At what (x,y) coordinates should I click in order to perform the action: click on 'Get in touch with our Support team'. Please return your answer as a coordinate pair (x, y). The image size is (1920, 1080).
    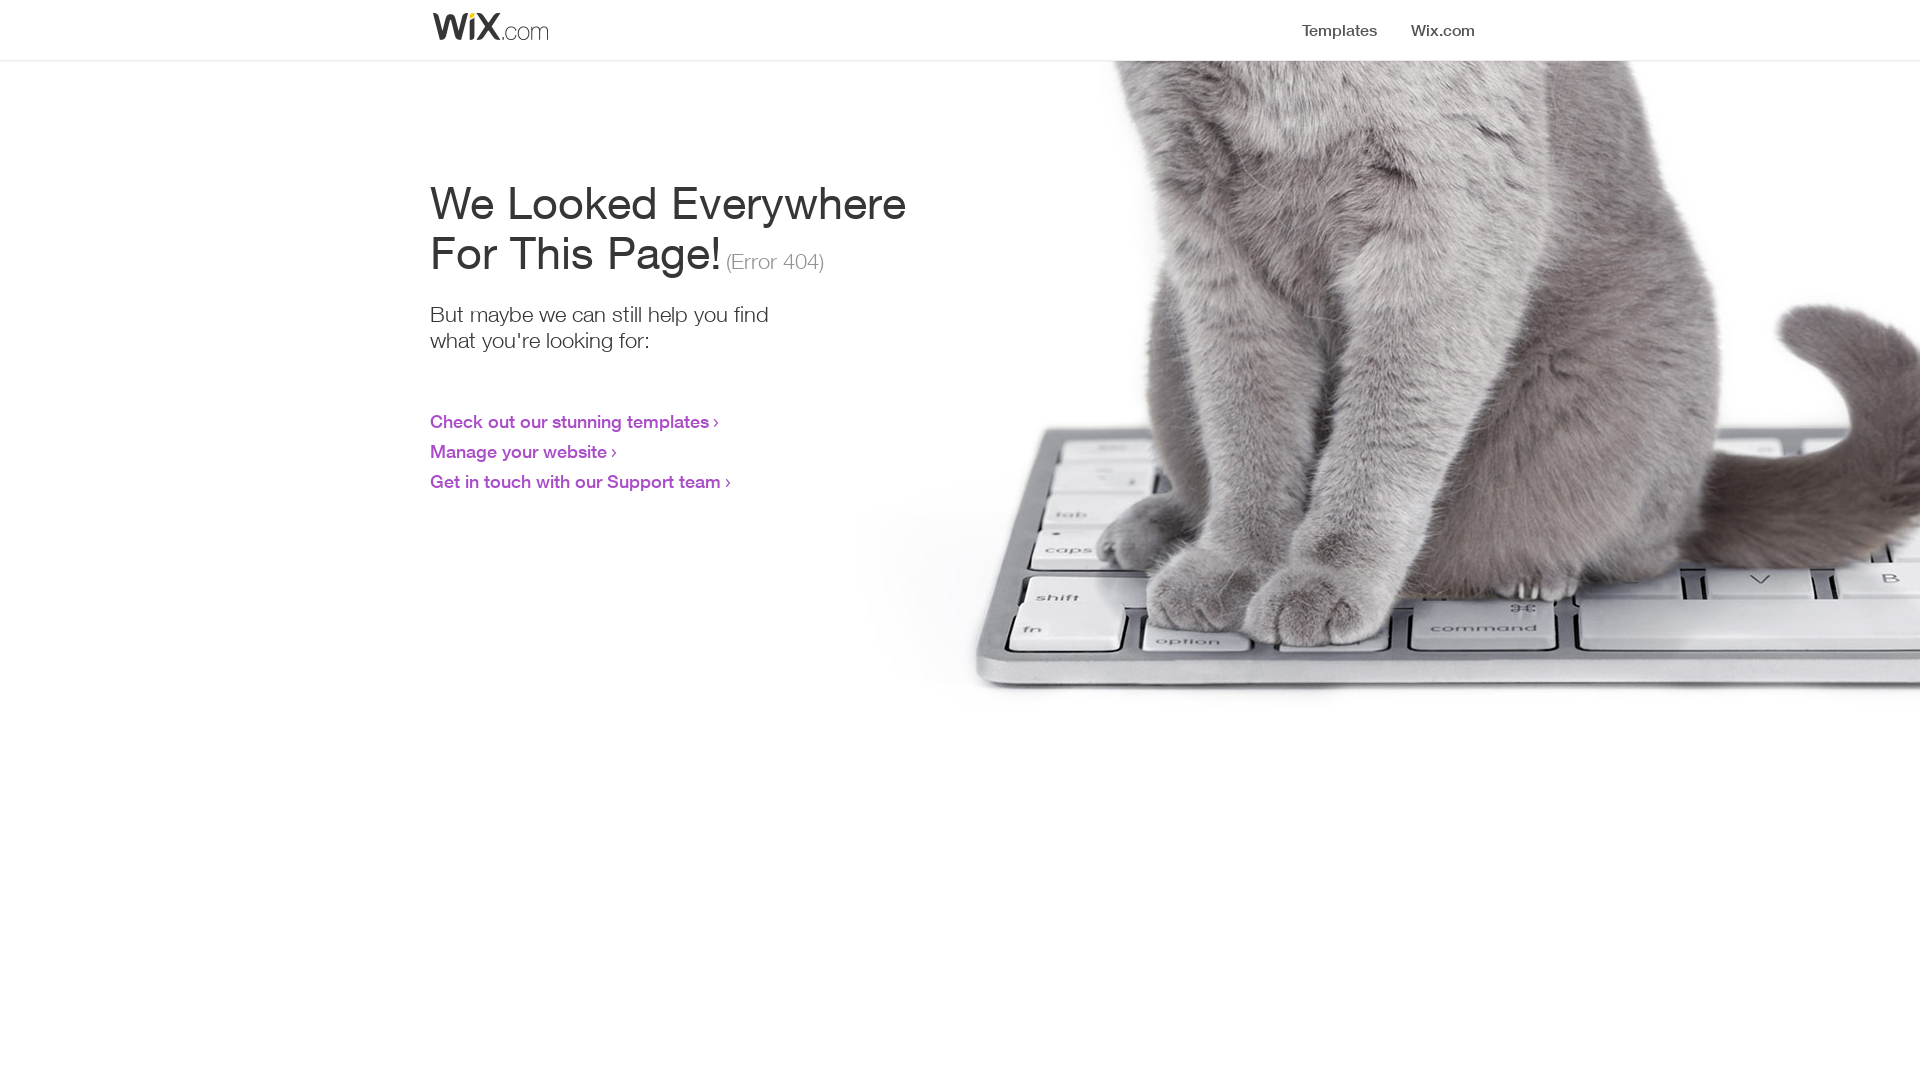
    Looking at the image, I should click on (574, 481).